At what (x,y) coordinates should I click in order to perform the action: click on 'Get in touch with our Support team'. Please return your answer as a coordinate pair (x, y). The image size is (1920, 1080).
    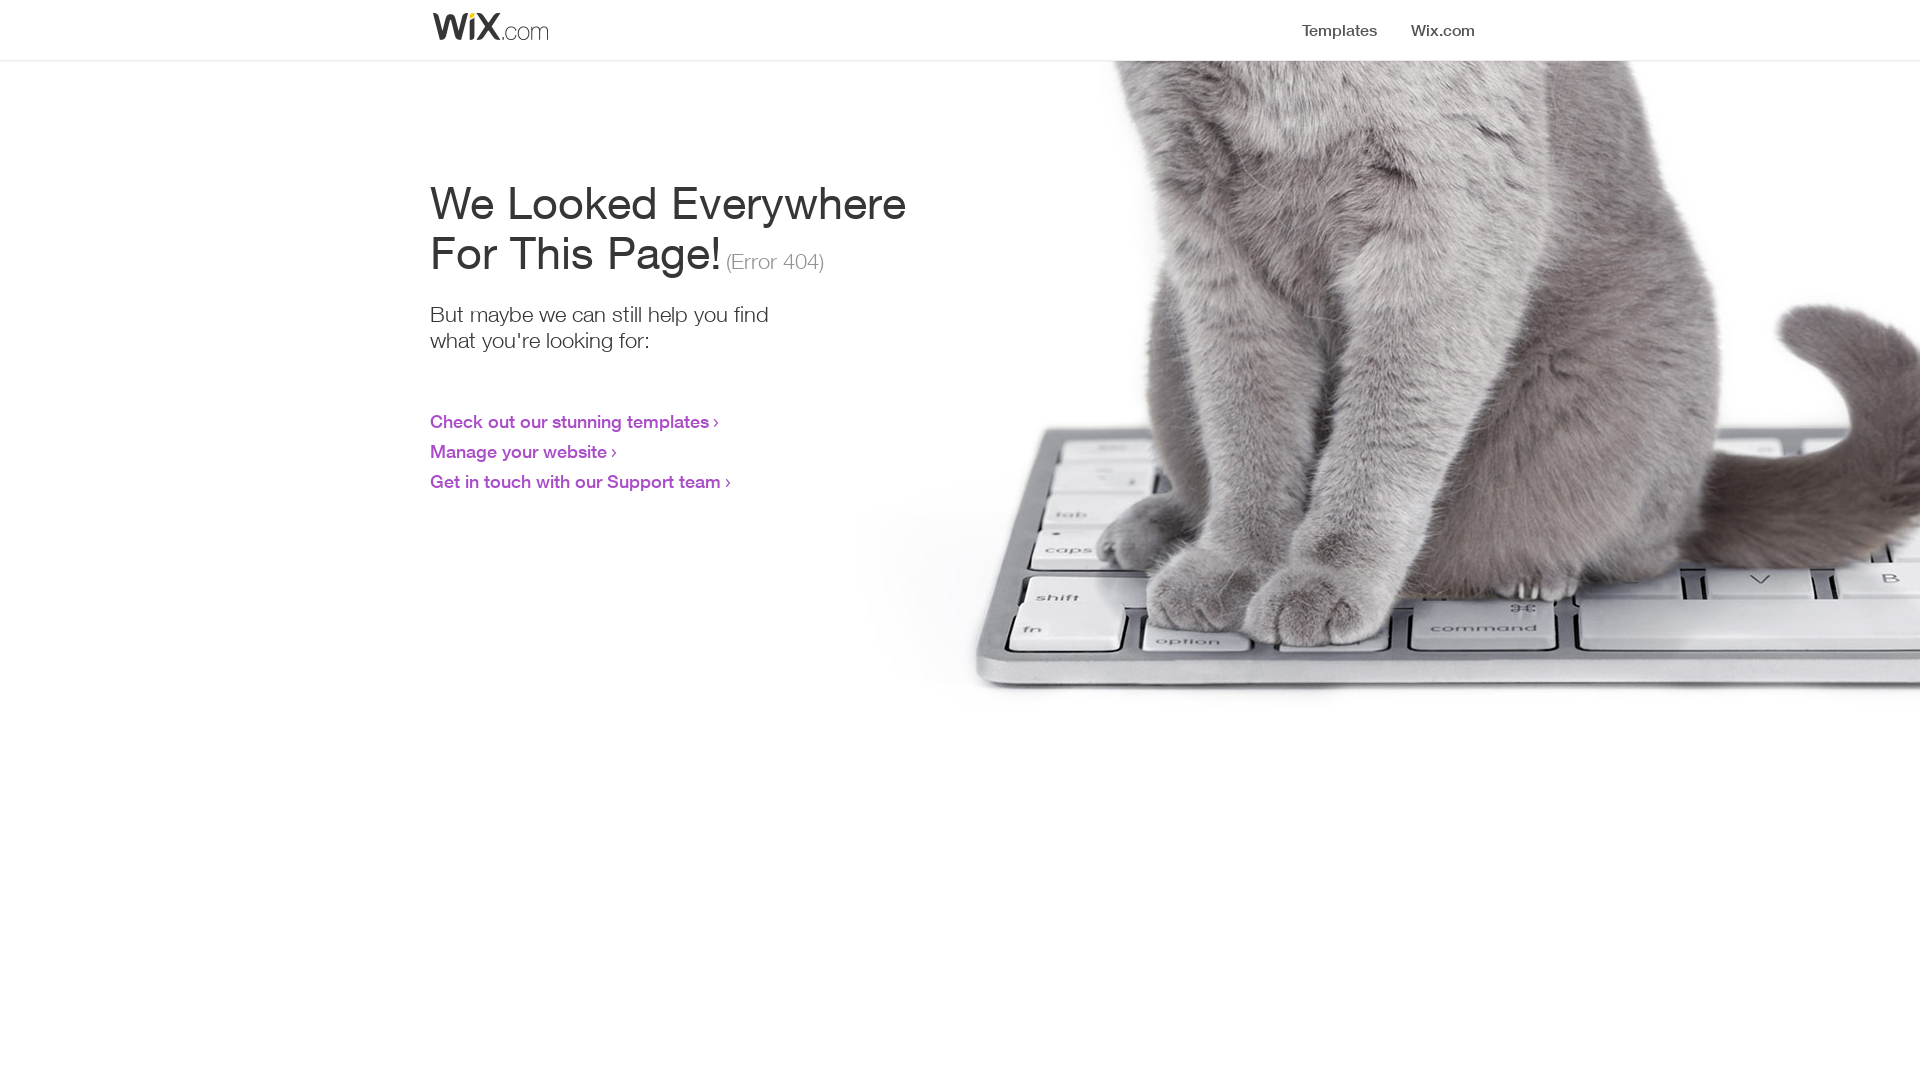
    Looking at the image, I should click on (574, 481).